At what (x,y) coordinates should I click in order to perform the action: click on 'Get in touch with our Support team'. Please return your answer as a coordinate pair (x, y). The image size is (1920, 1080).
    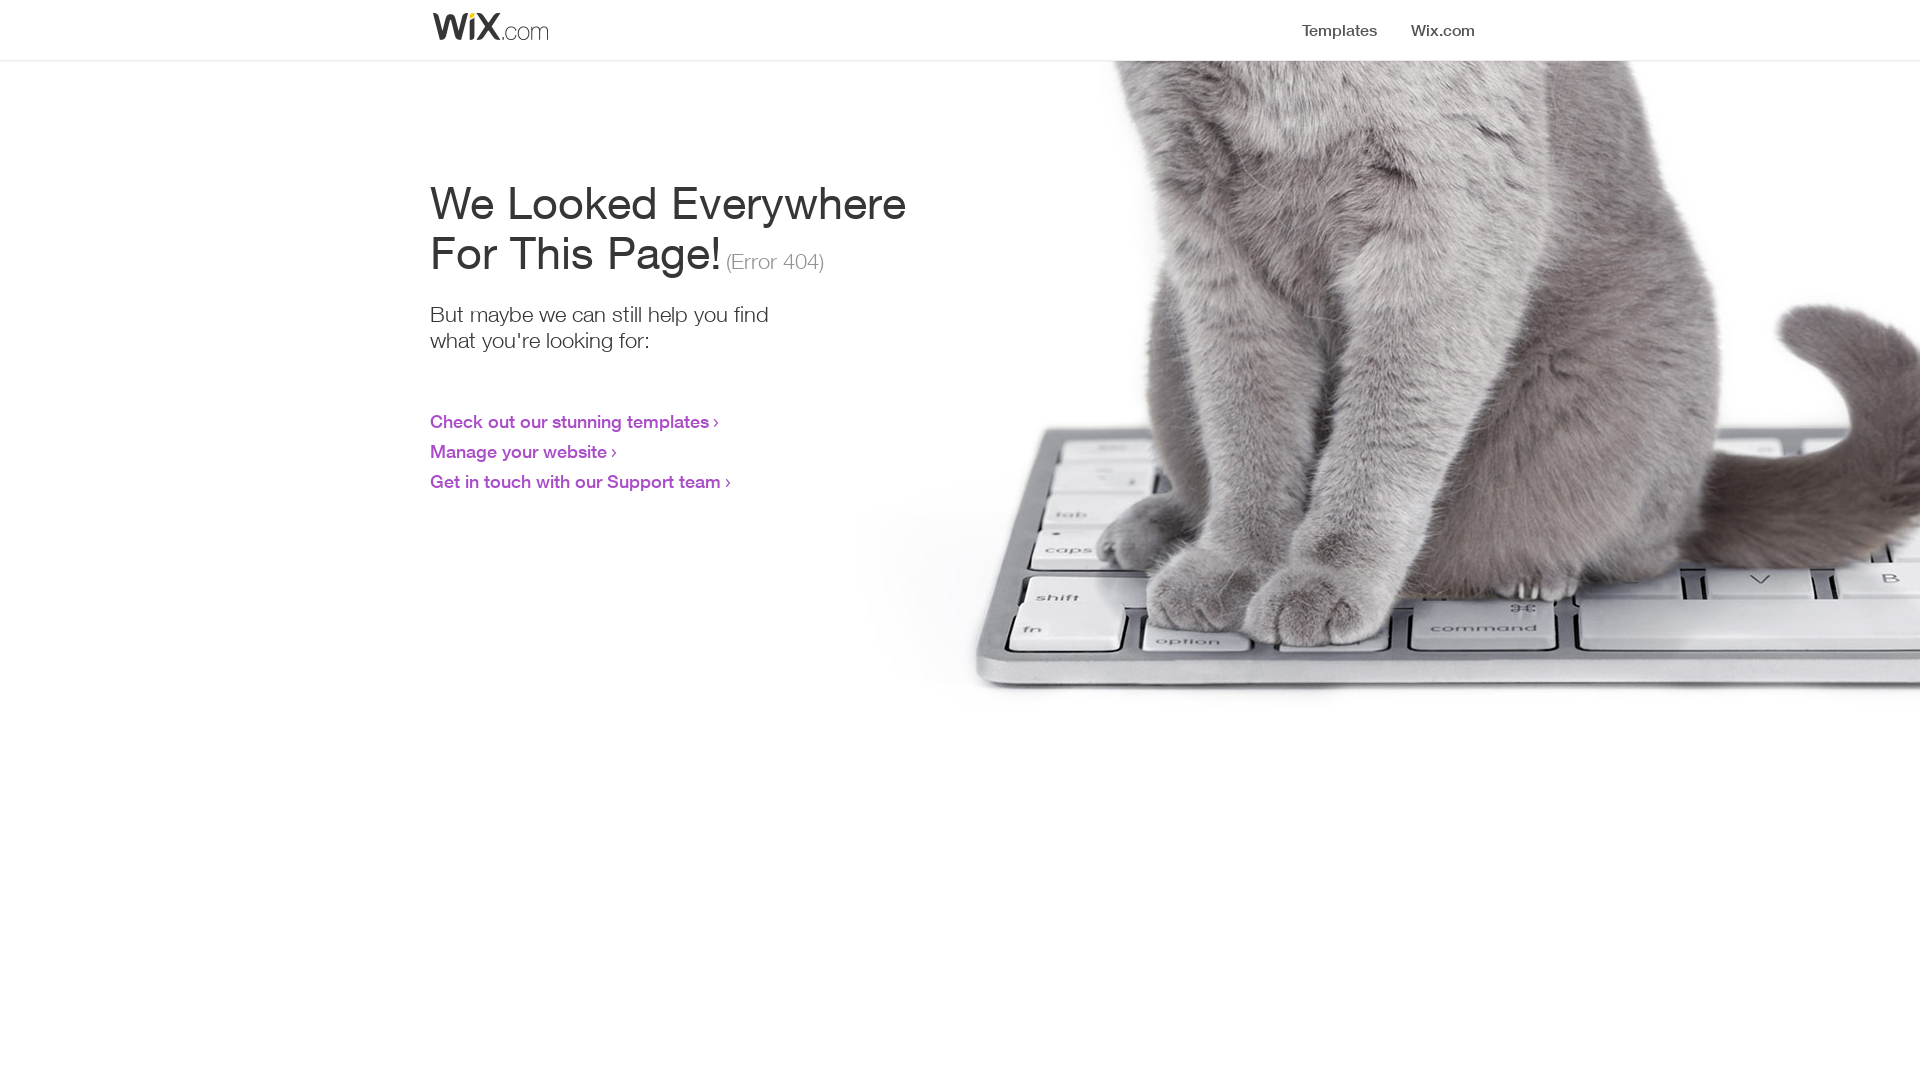
    Looking at the image, I should click on (574, 481).